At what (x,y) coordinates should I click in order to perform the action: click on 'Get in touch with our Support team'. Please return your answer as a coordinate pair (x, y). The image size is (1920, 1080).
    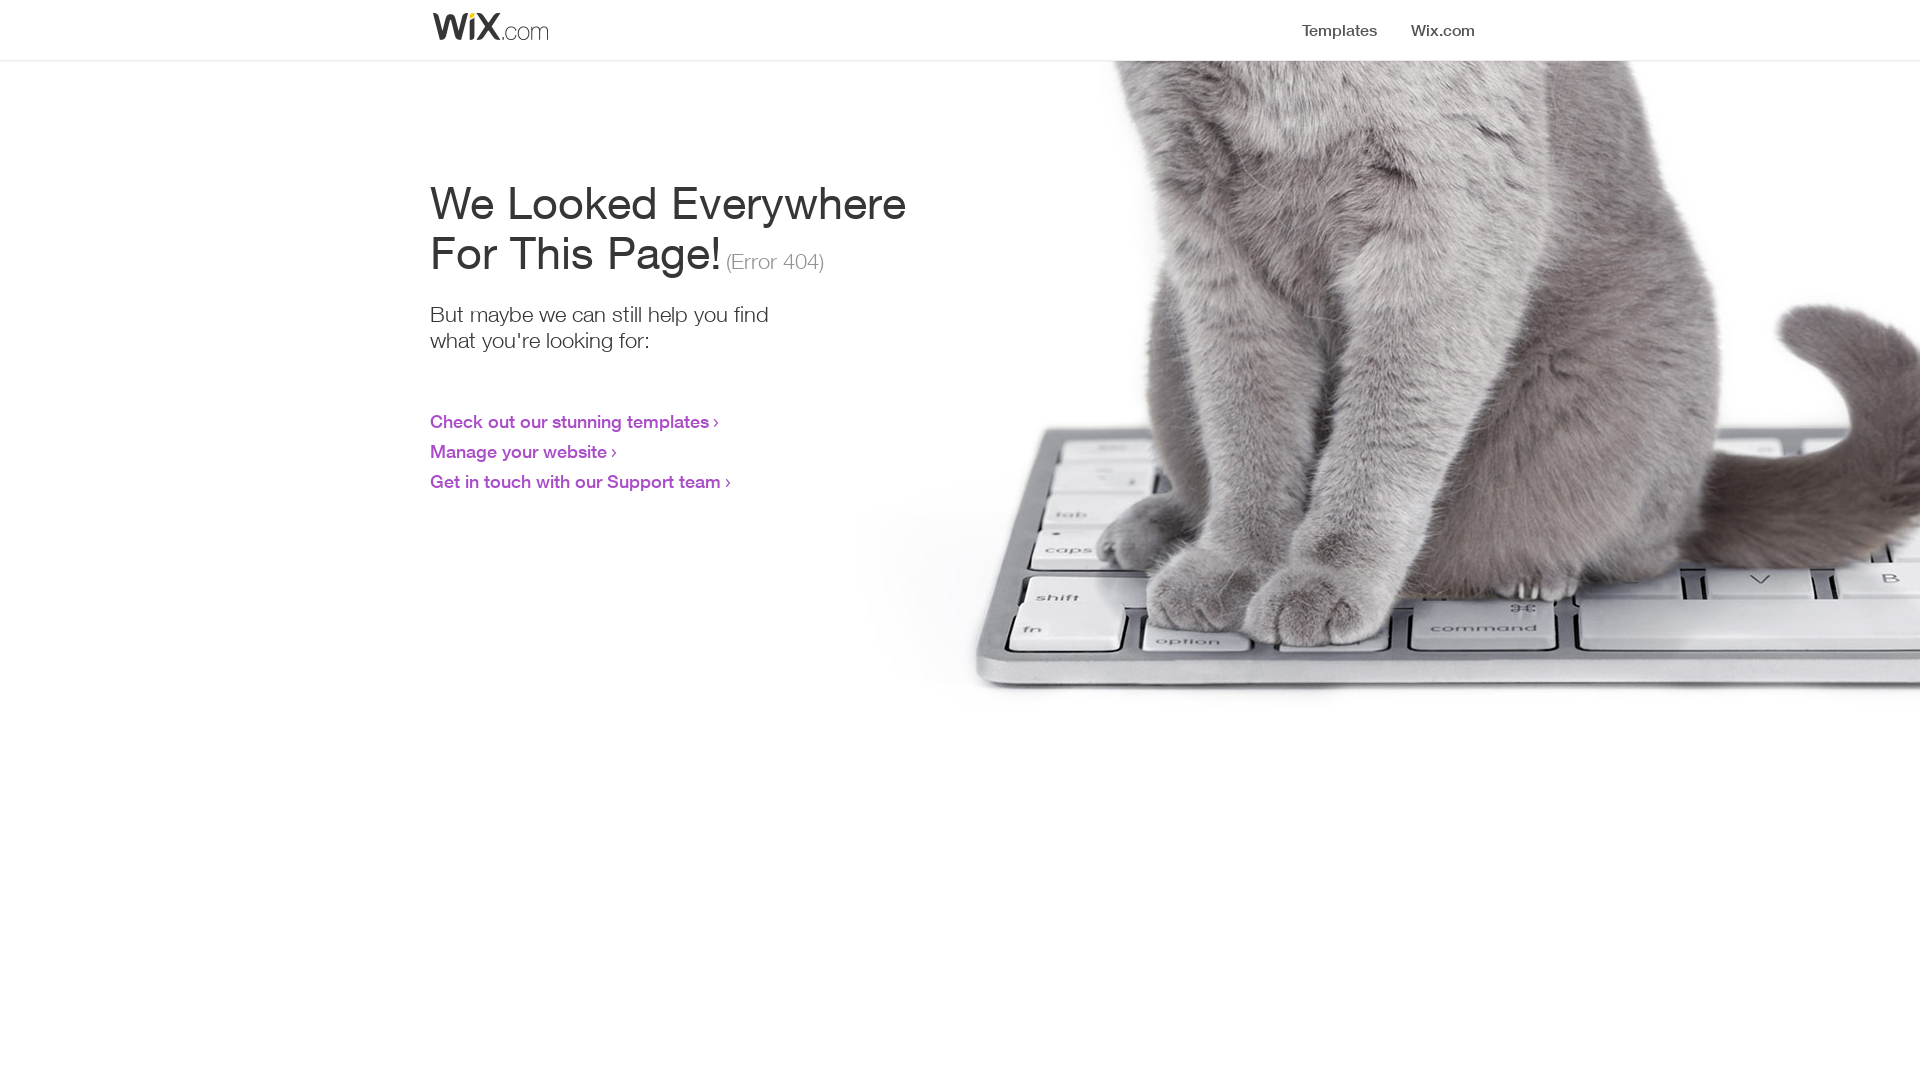
    Looking at the image, I should click on (574, 481).